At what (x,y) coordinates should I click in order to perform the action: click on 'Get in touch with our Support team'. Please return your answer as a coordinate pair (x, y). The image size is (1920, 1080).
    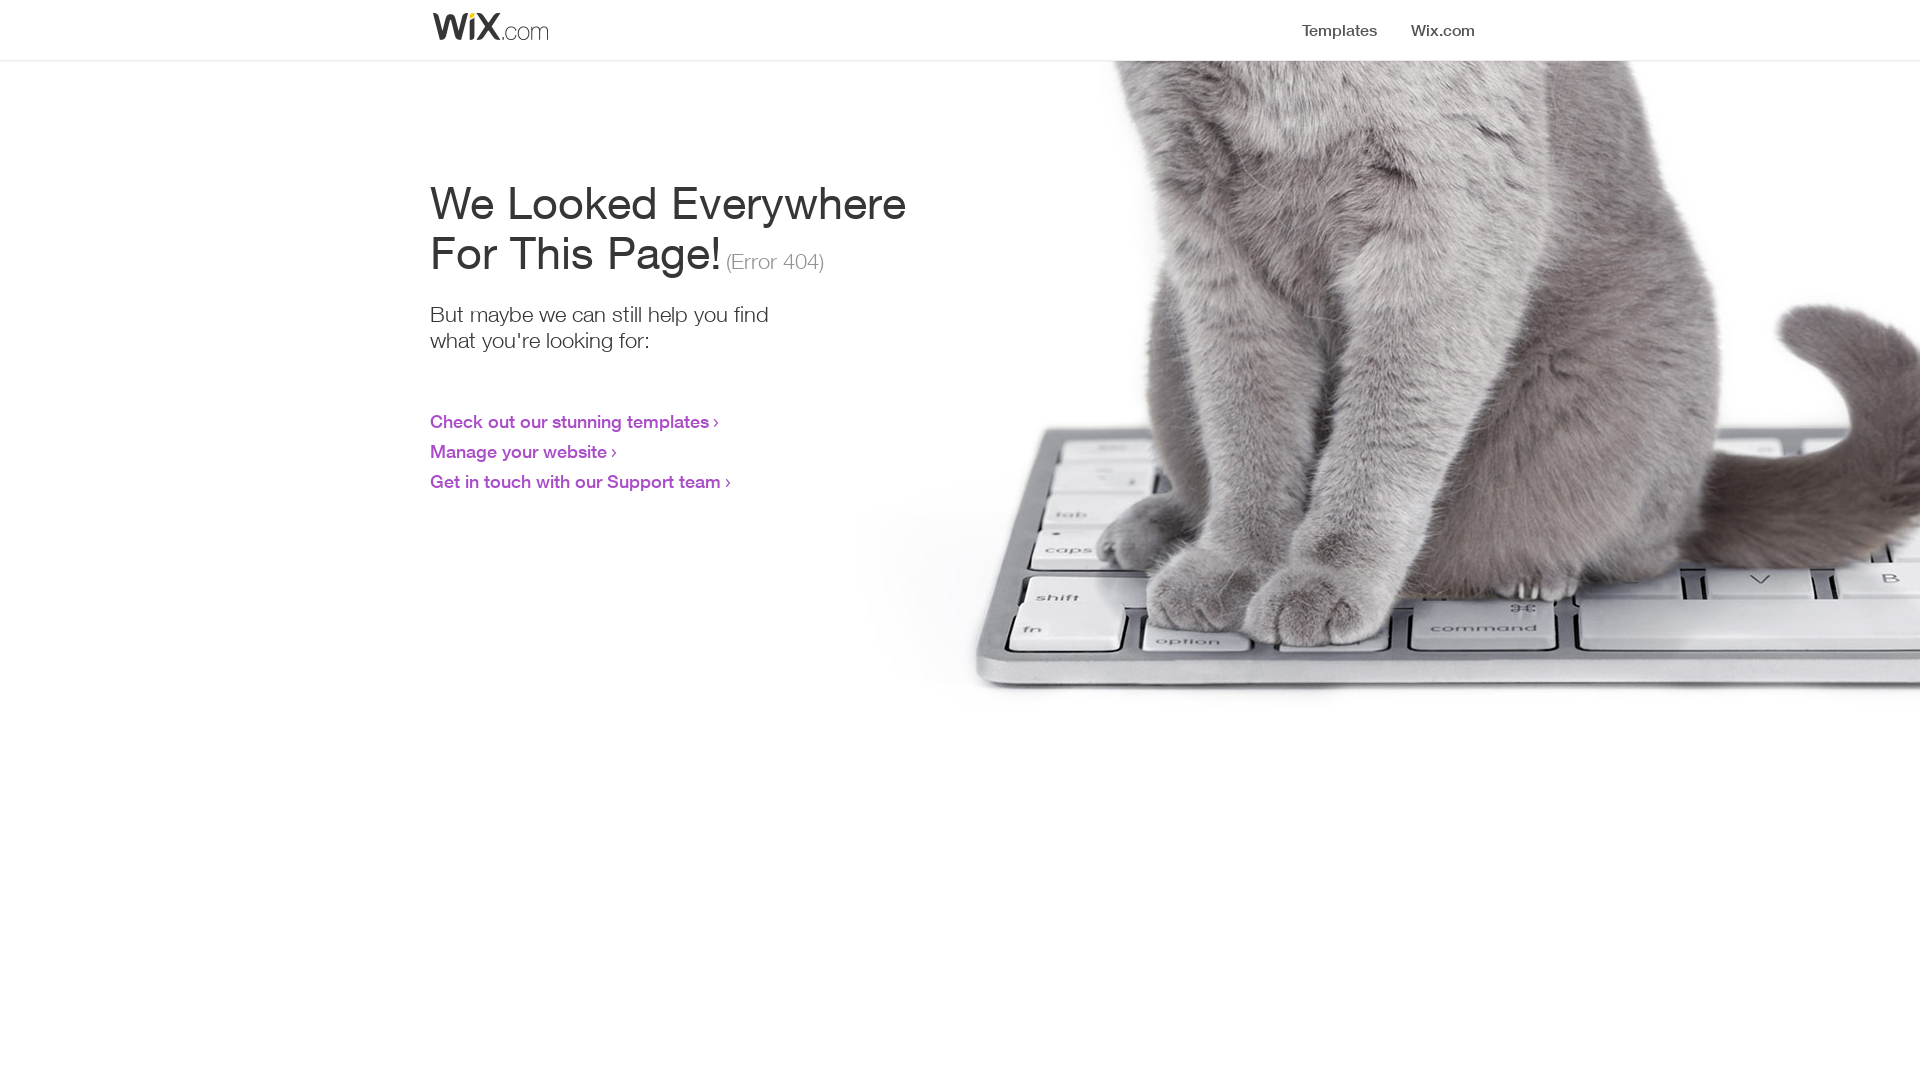
    Looking at the image, I should click on (574, 481).